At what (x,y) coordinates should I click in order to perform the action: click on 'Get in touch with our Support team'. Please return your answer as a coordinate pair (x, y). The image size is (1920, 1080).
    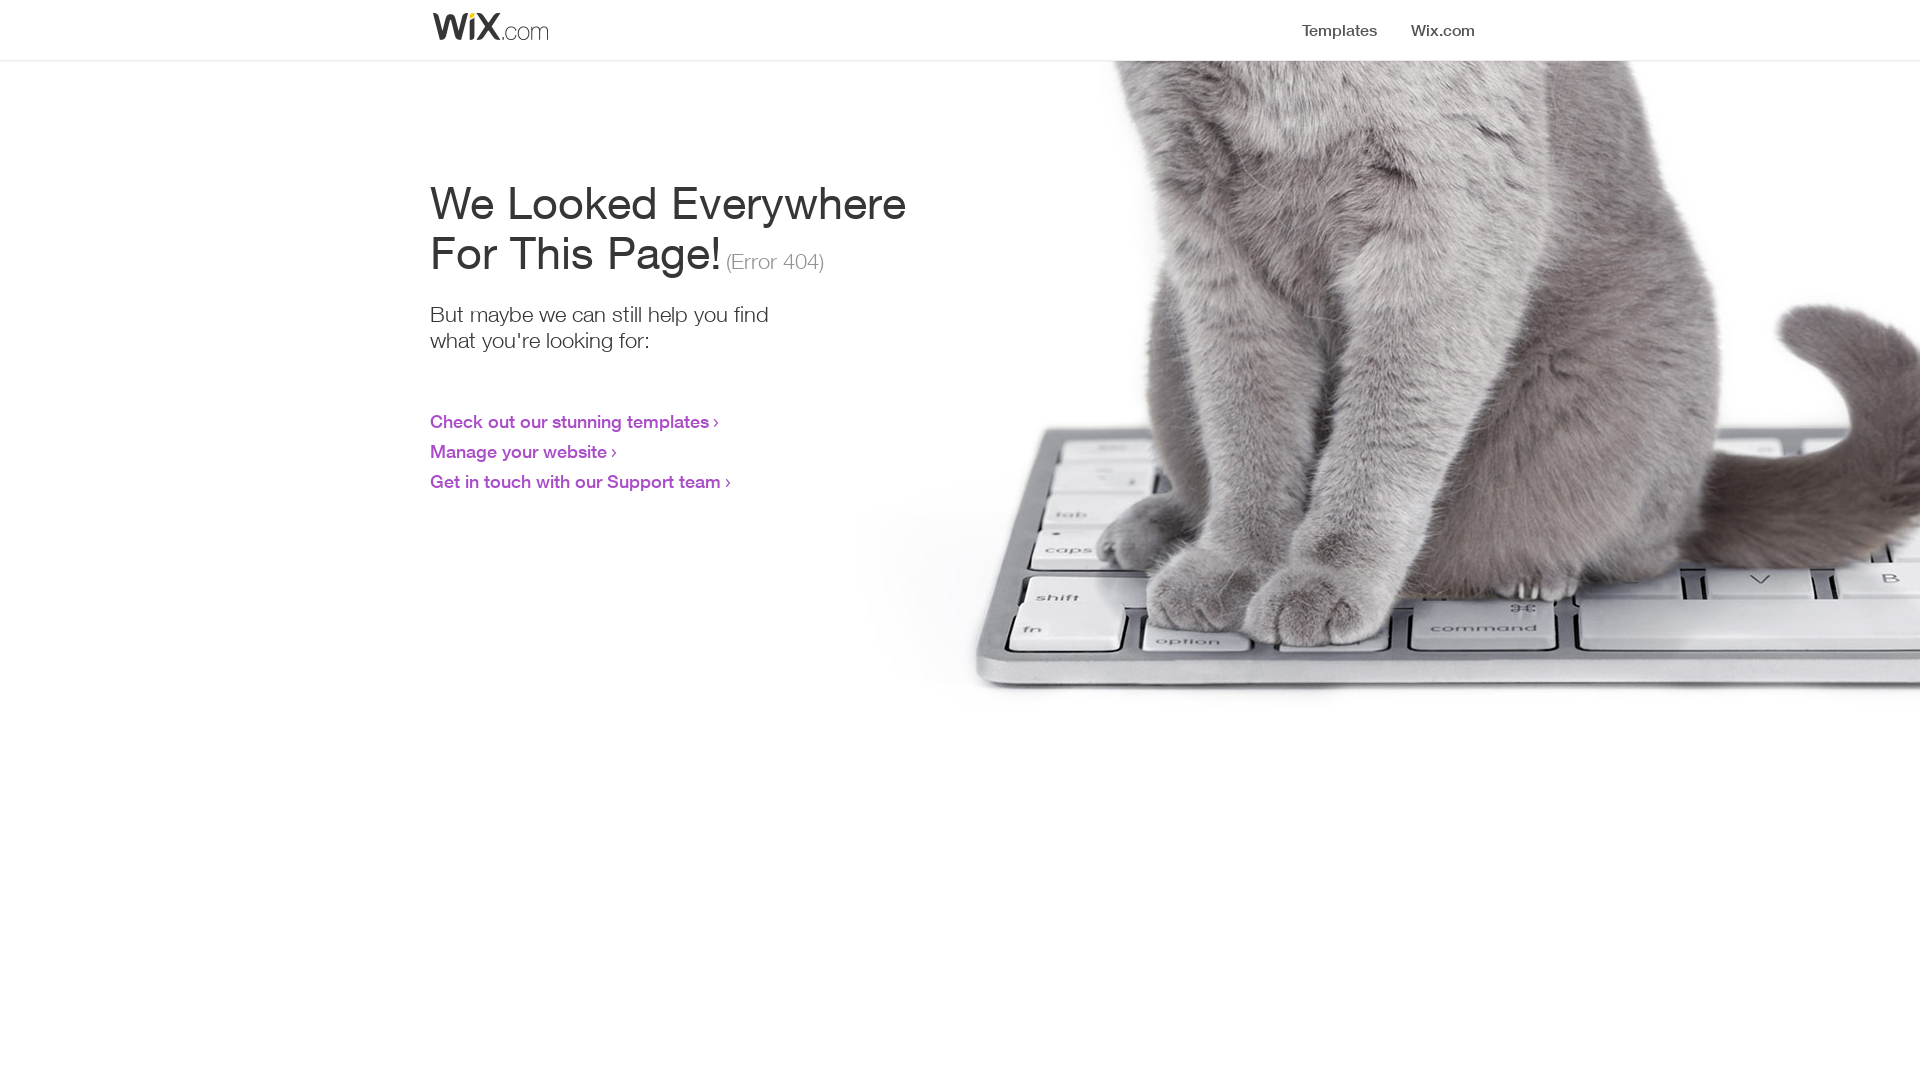
    Looking at the image, I should click on (574, 481).